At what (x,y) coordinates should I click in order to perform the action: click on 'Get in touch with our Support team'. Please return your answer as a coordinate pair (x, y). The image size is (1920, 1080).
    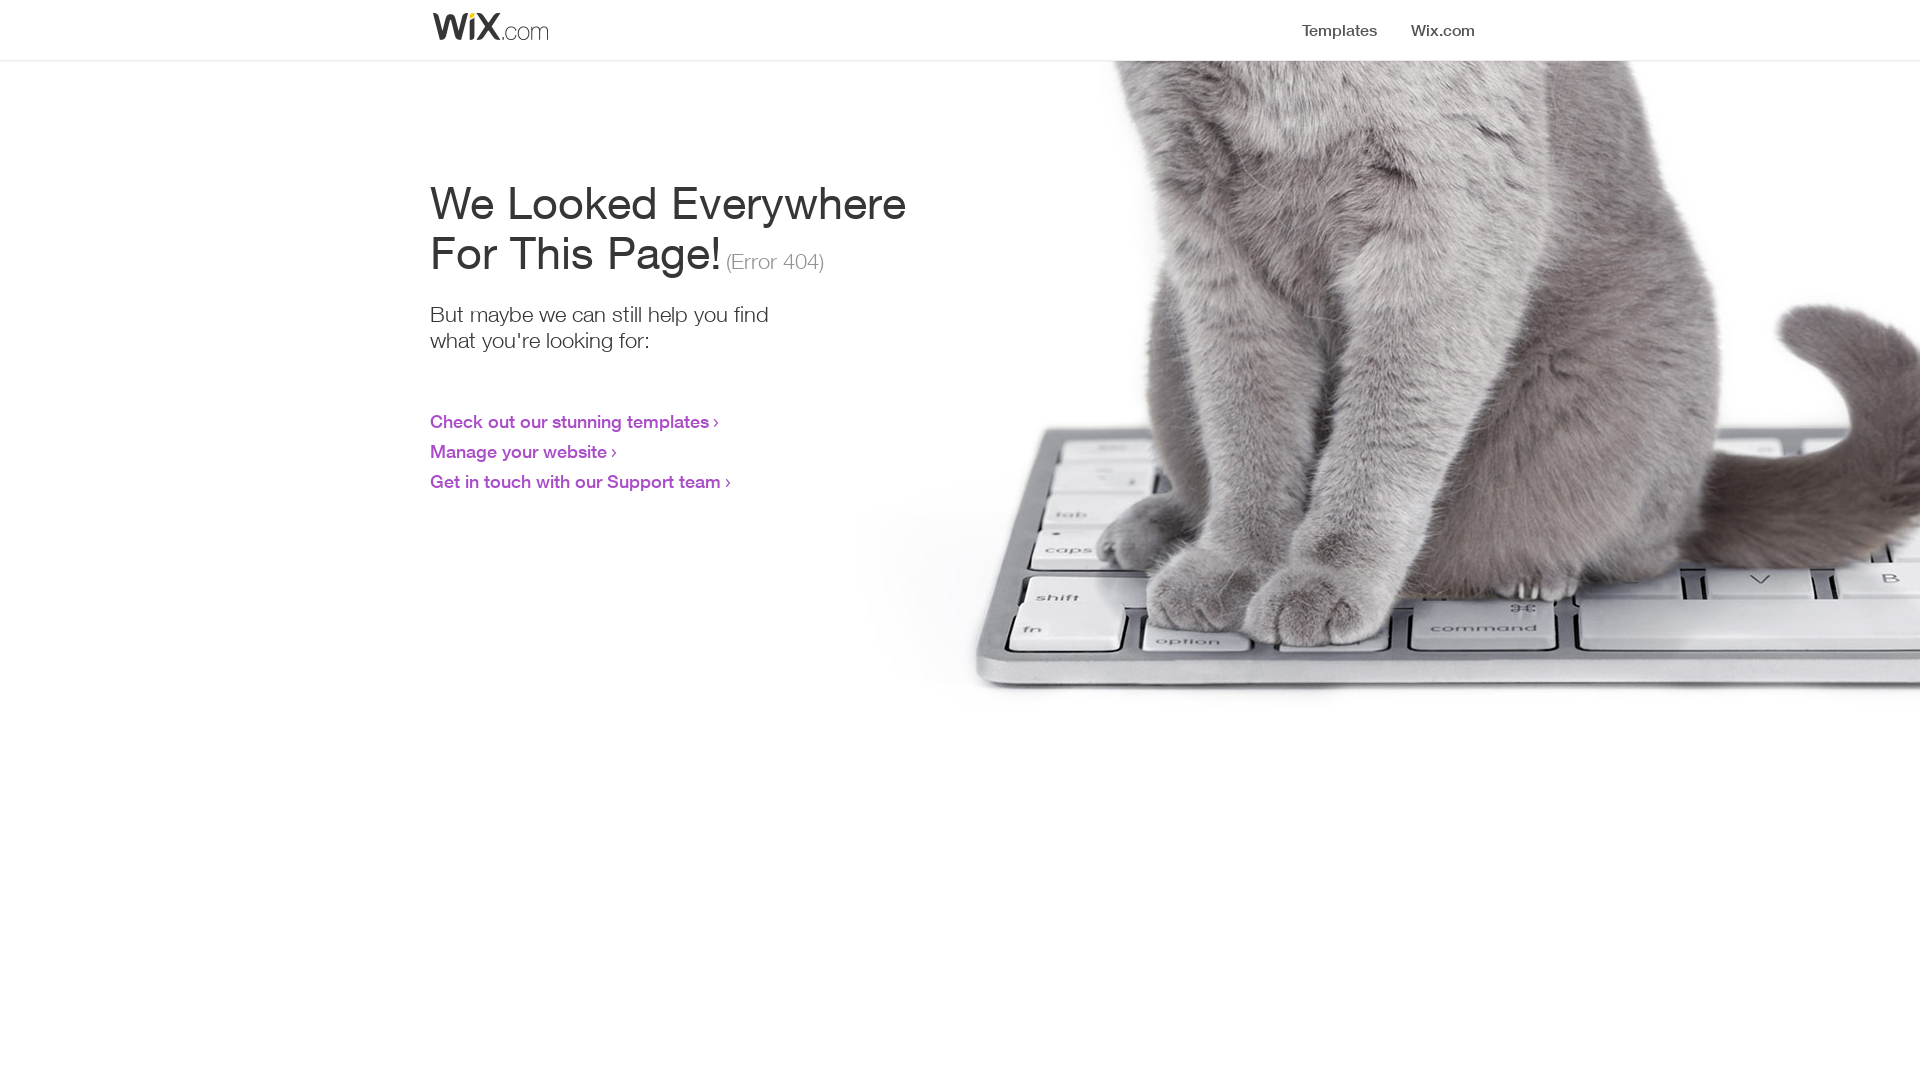
    Looking at the image, I should click on (574, 481).